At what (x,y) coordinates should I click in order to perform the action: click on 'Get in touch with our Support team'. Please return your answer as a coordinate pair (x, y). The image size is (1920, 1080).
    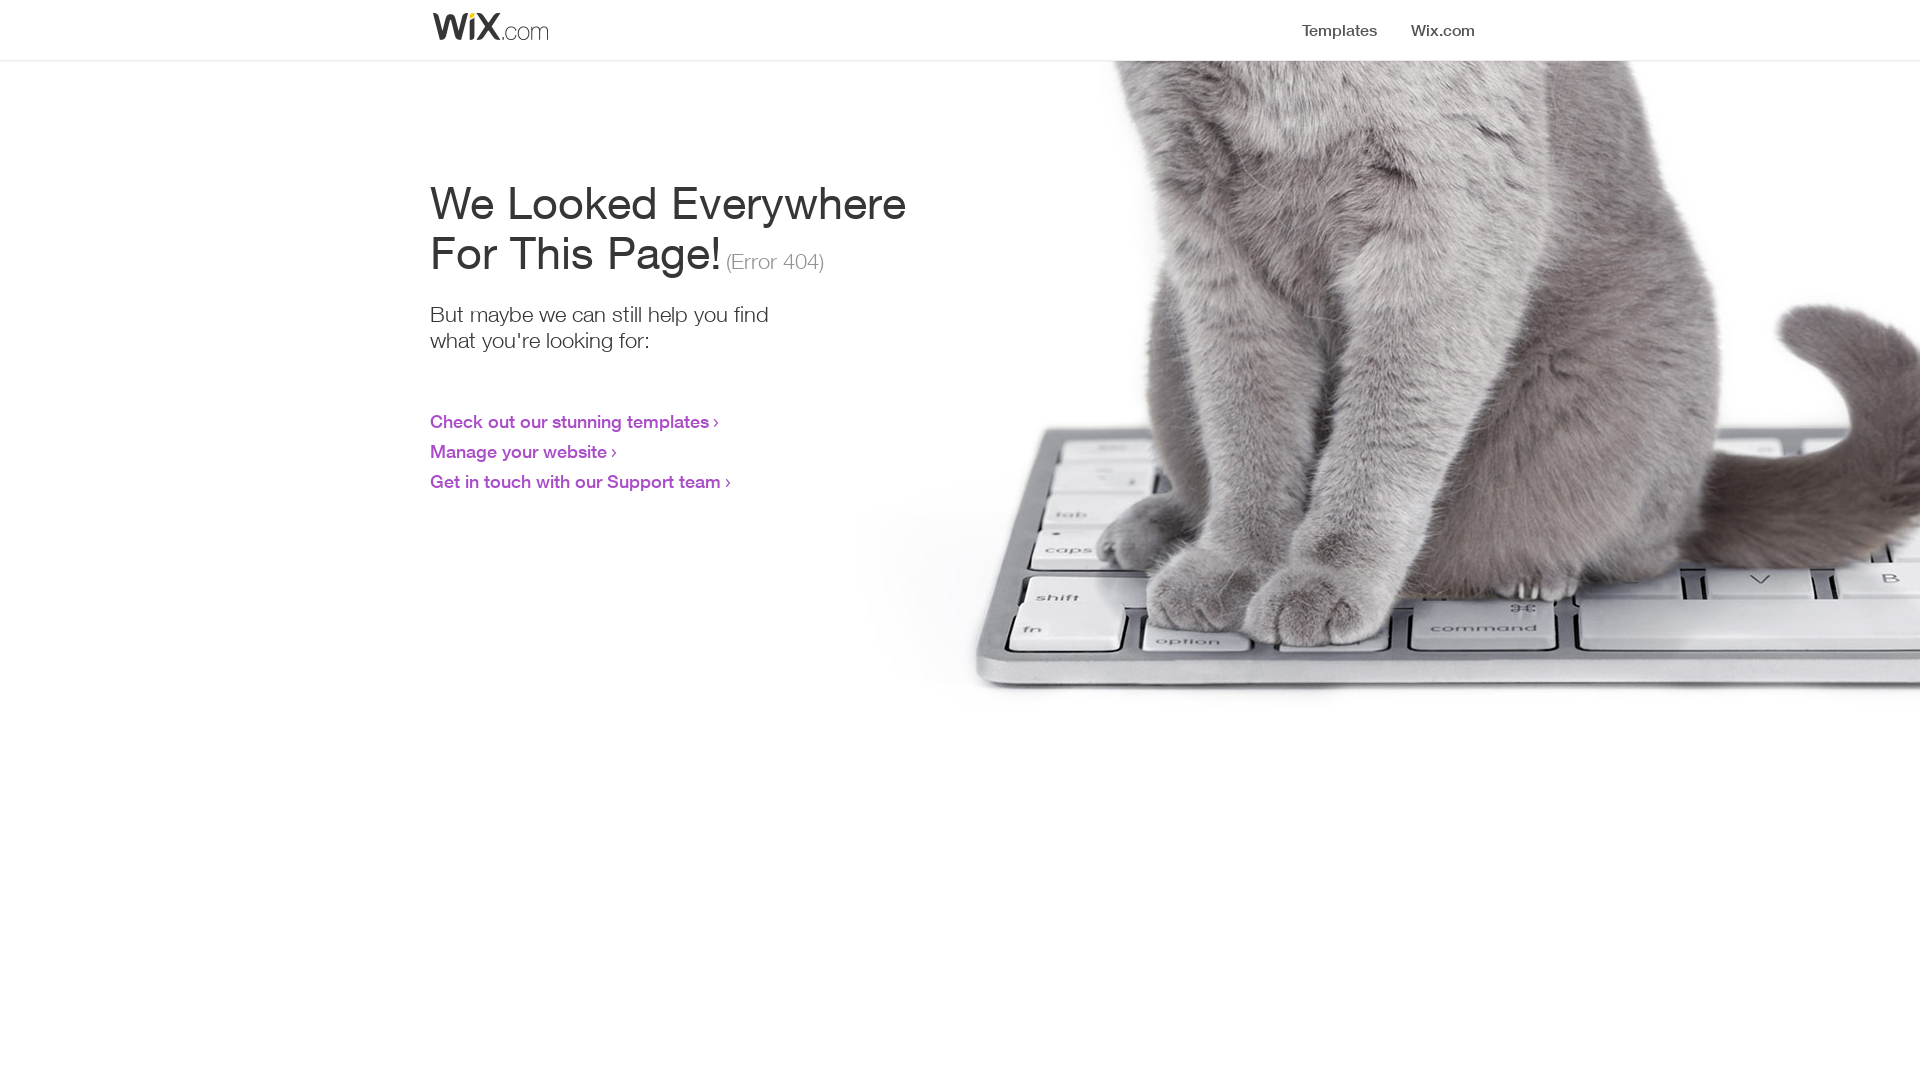
    Looking at the image, I should click on (574, 481).